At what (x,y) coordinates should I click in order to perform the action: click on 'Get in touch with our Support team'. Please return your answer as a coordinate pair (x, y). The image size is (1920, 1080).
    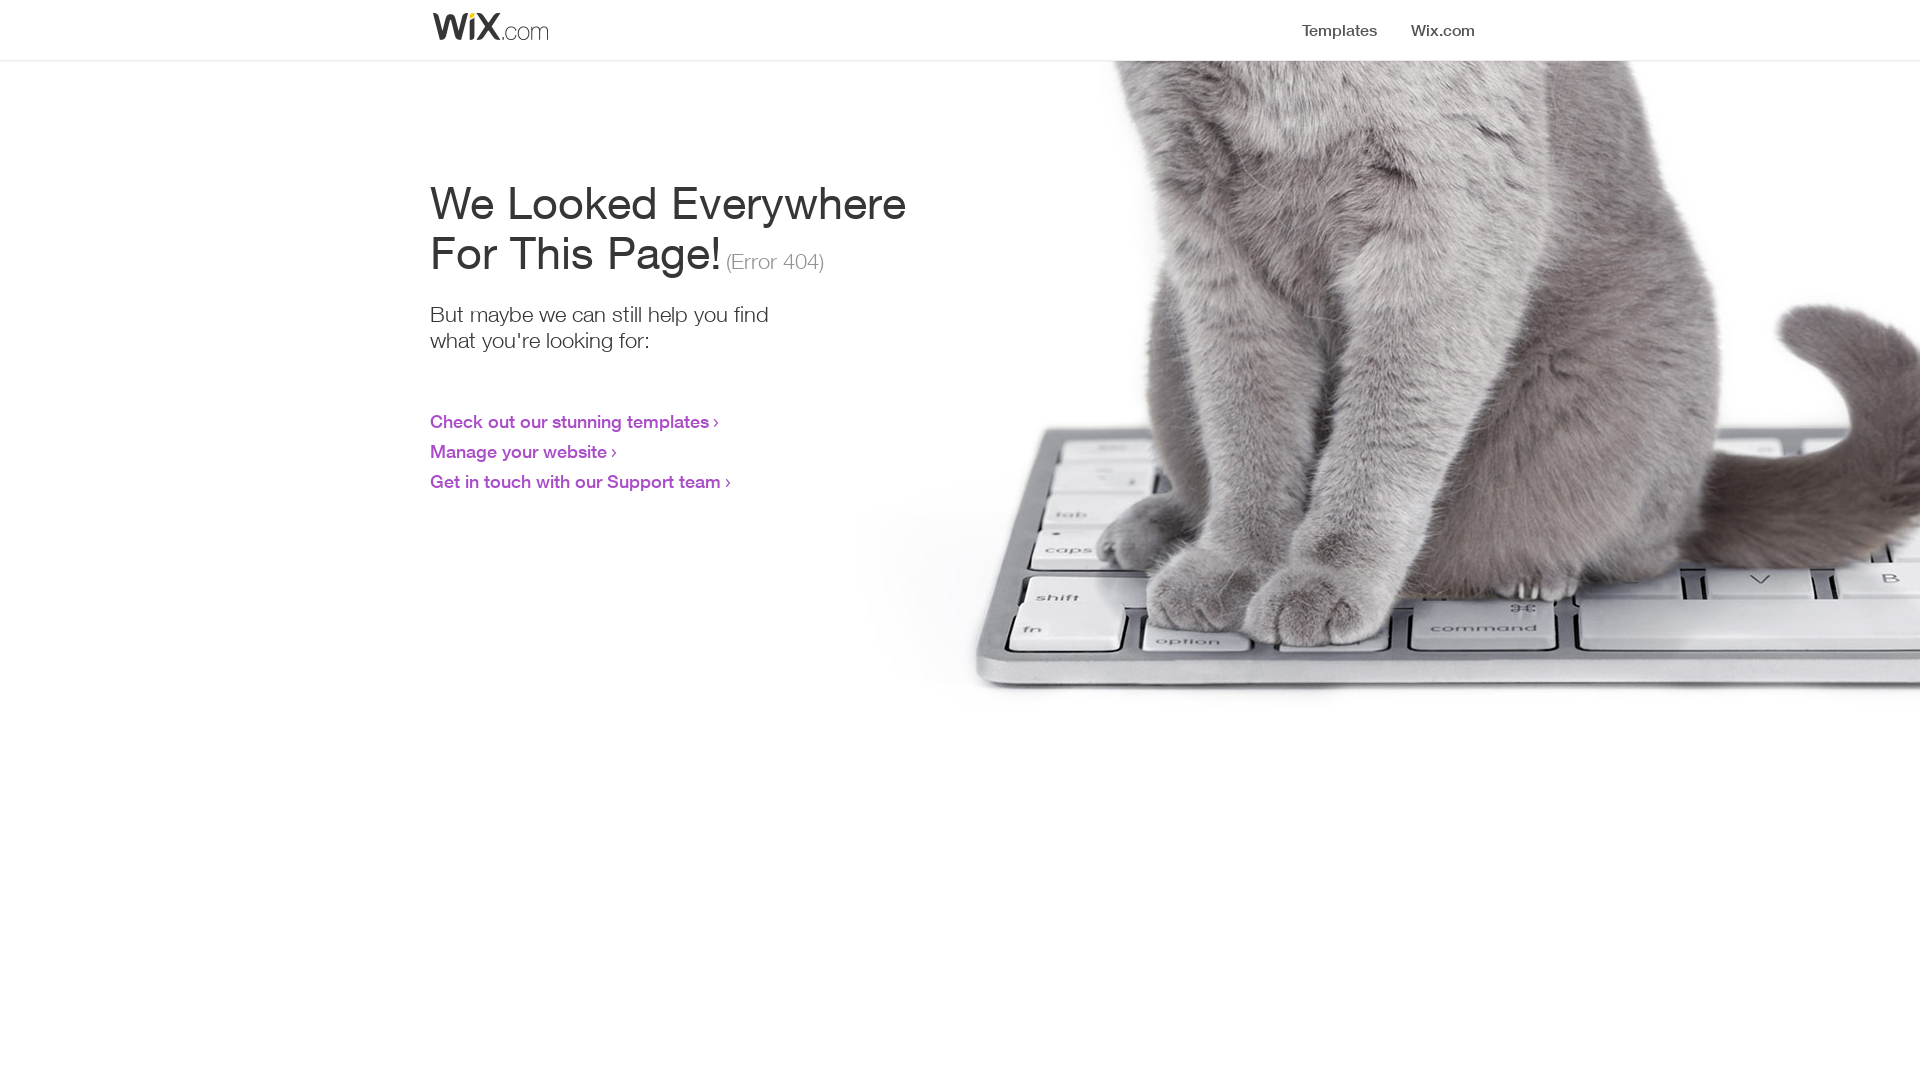
    Looking at the image, I should click on (574, 481).